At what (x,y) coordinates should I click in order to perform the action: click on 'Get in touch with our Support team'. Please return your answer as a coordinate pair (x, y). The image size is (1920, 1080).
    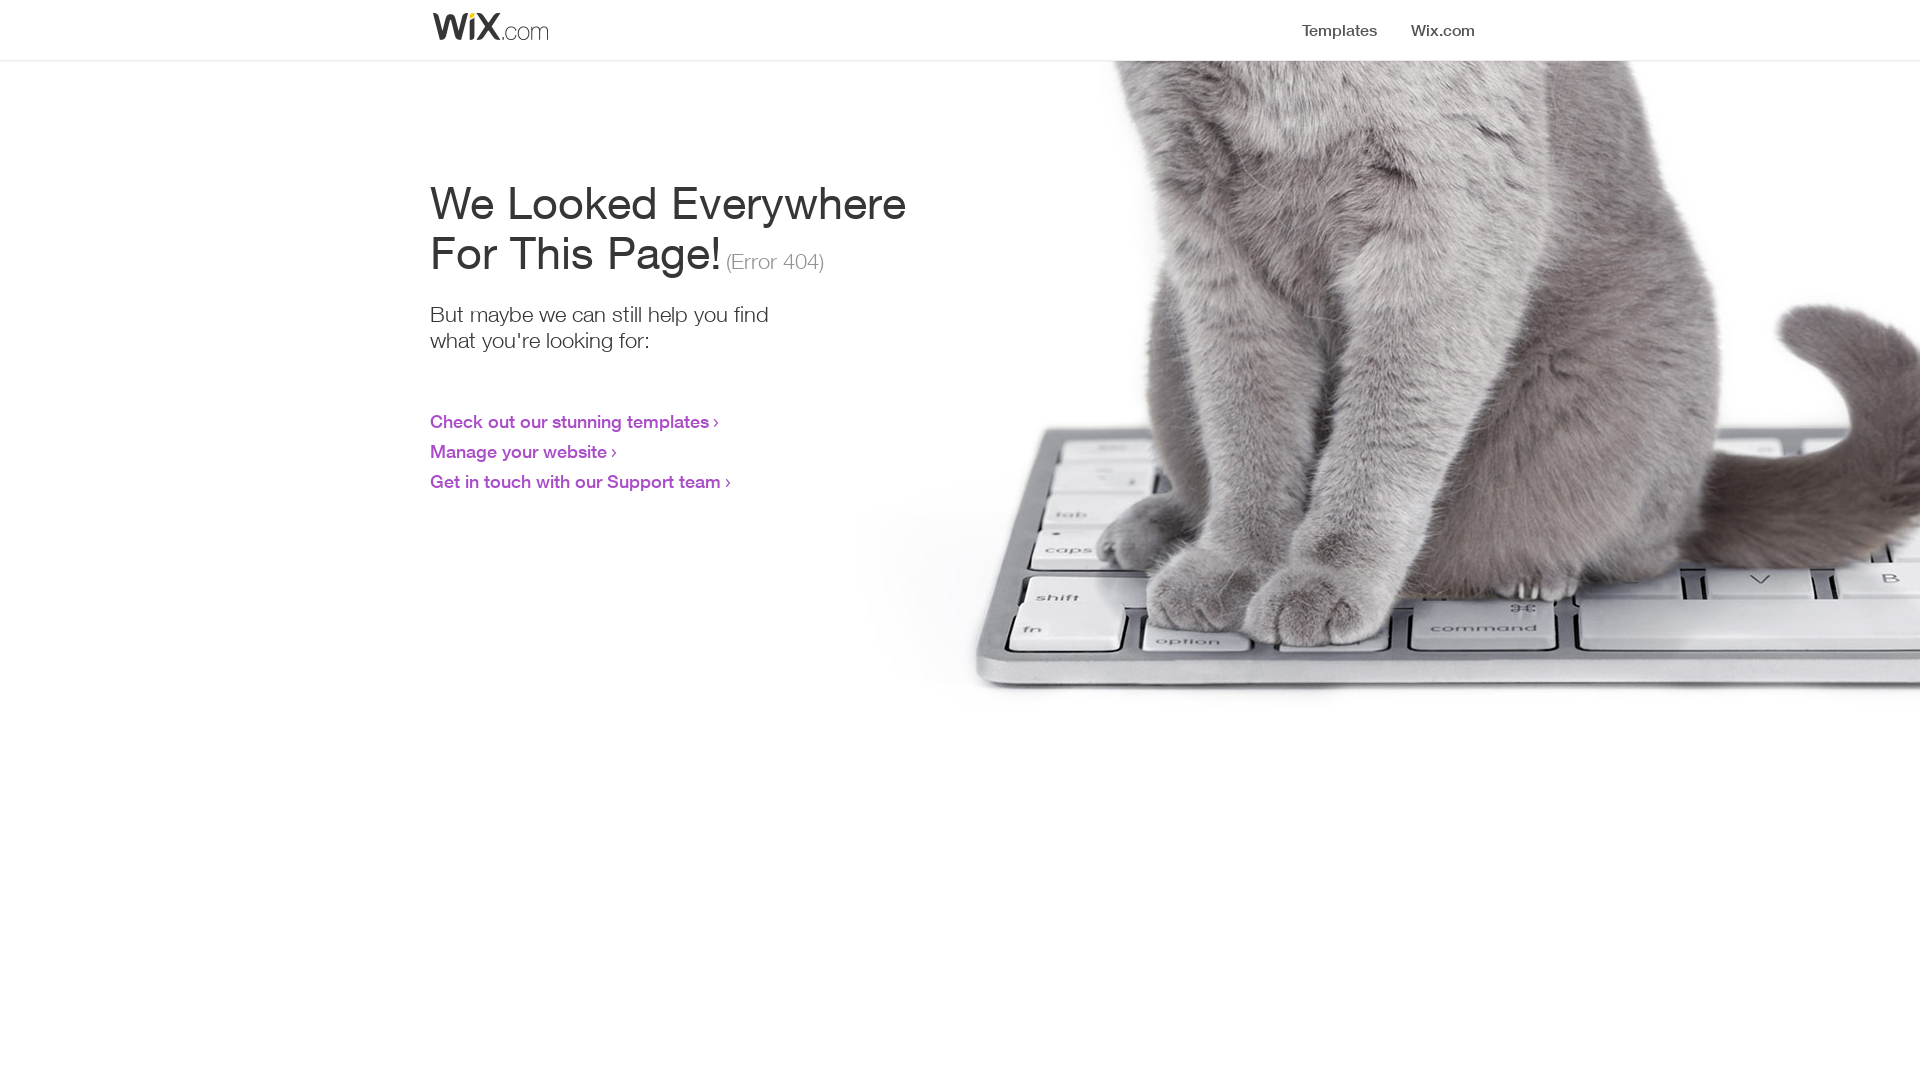
    Looking at the image, I should click on (574, 481).